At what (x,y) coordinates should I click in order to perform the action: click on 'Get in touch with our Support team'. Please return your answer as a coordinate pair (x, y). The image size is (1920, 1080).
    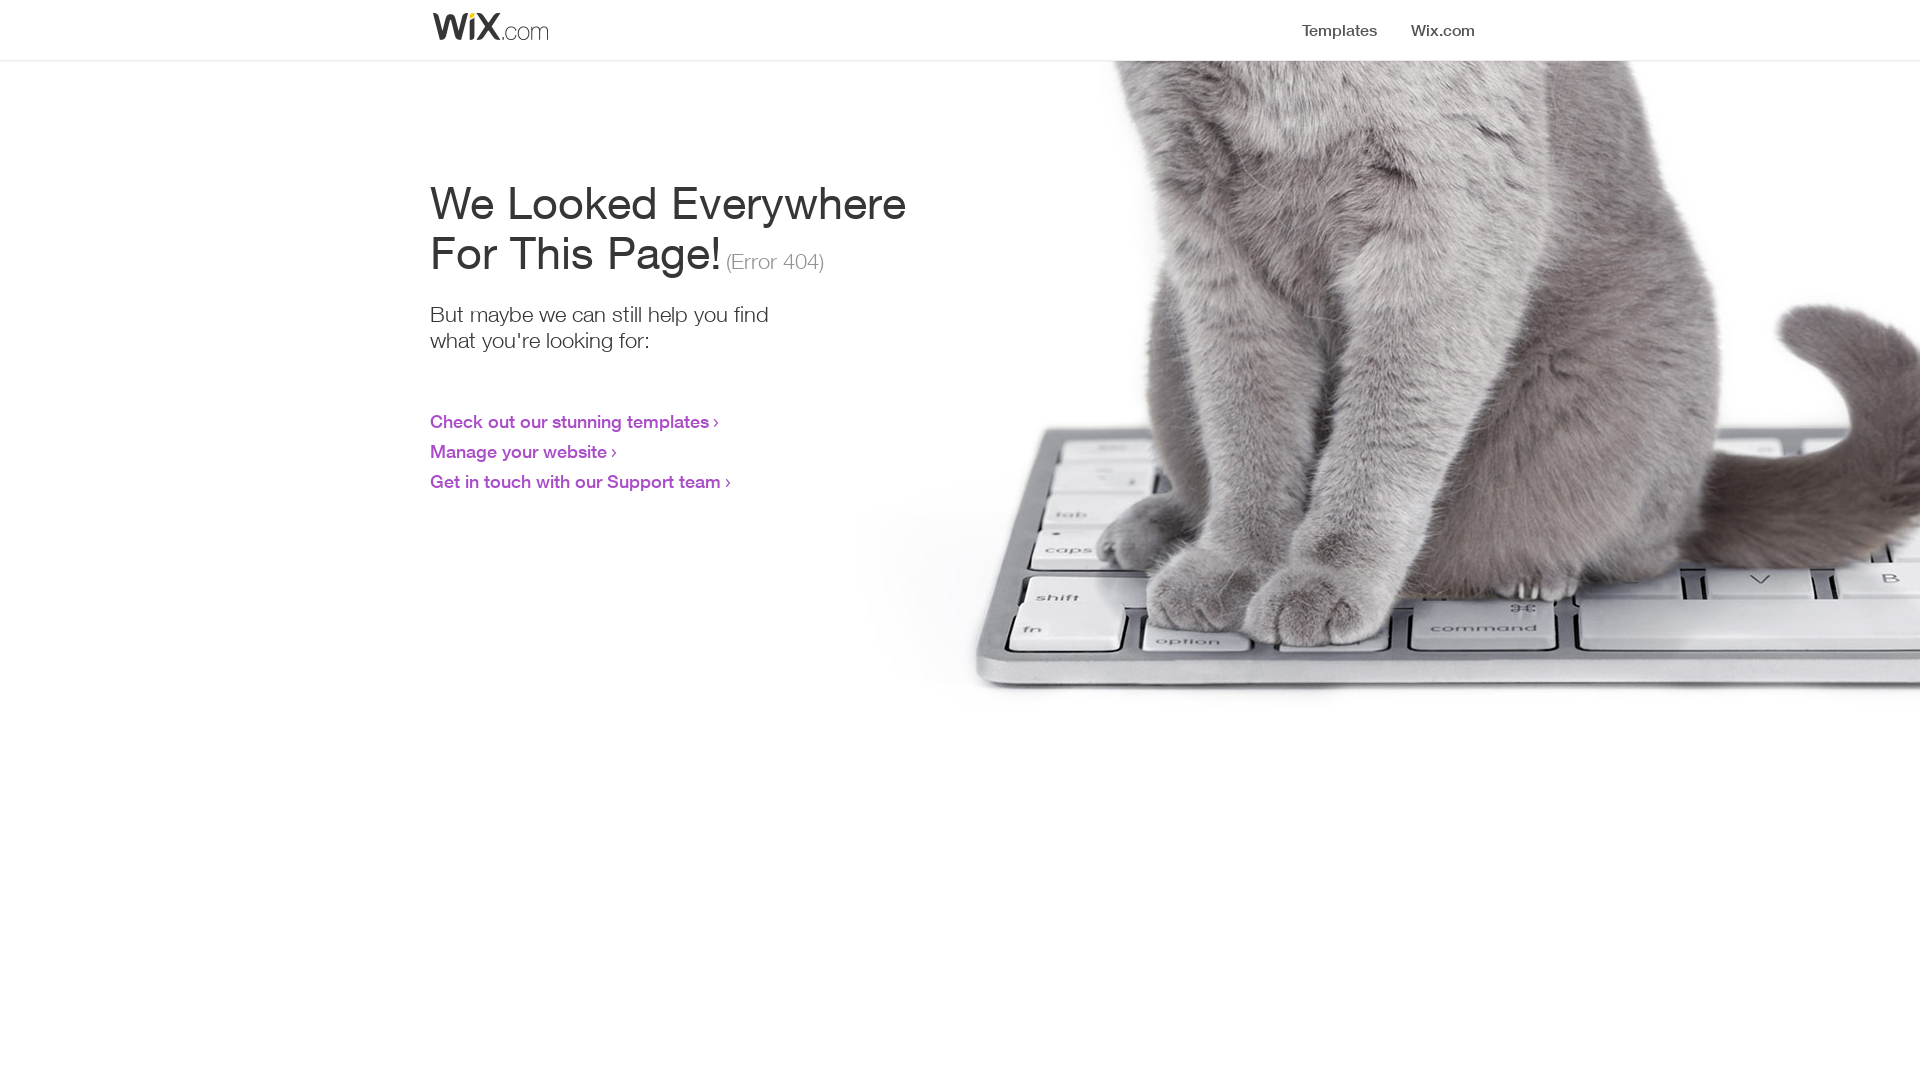
    Looking at the image, I should click on (574, 481).